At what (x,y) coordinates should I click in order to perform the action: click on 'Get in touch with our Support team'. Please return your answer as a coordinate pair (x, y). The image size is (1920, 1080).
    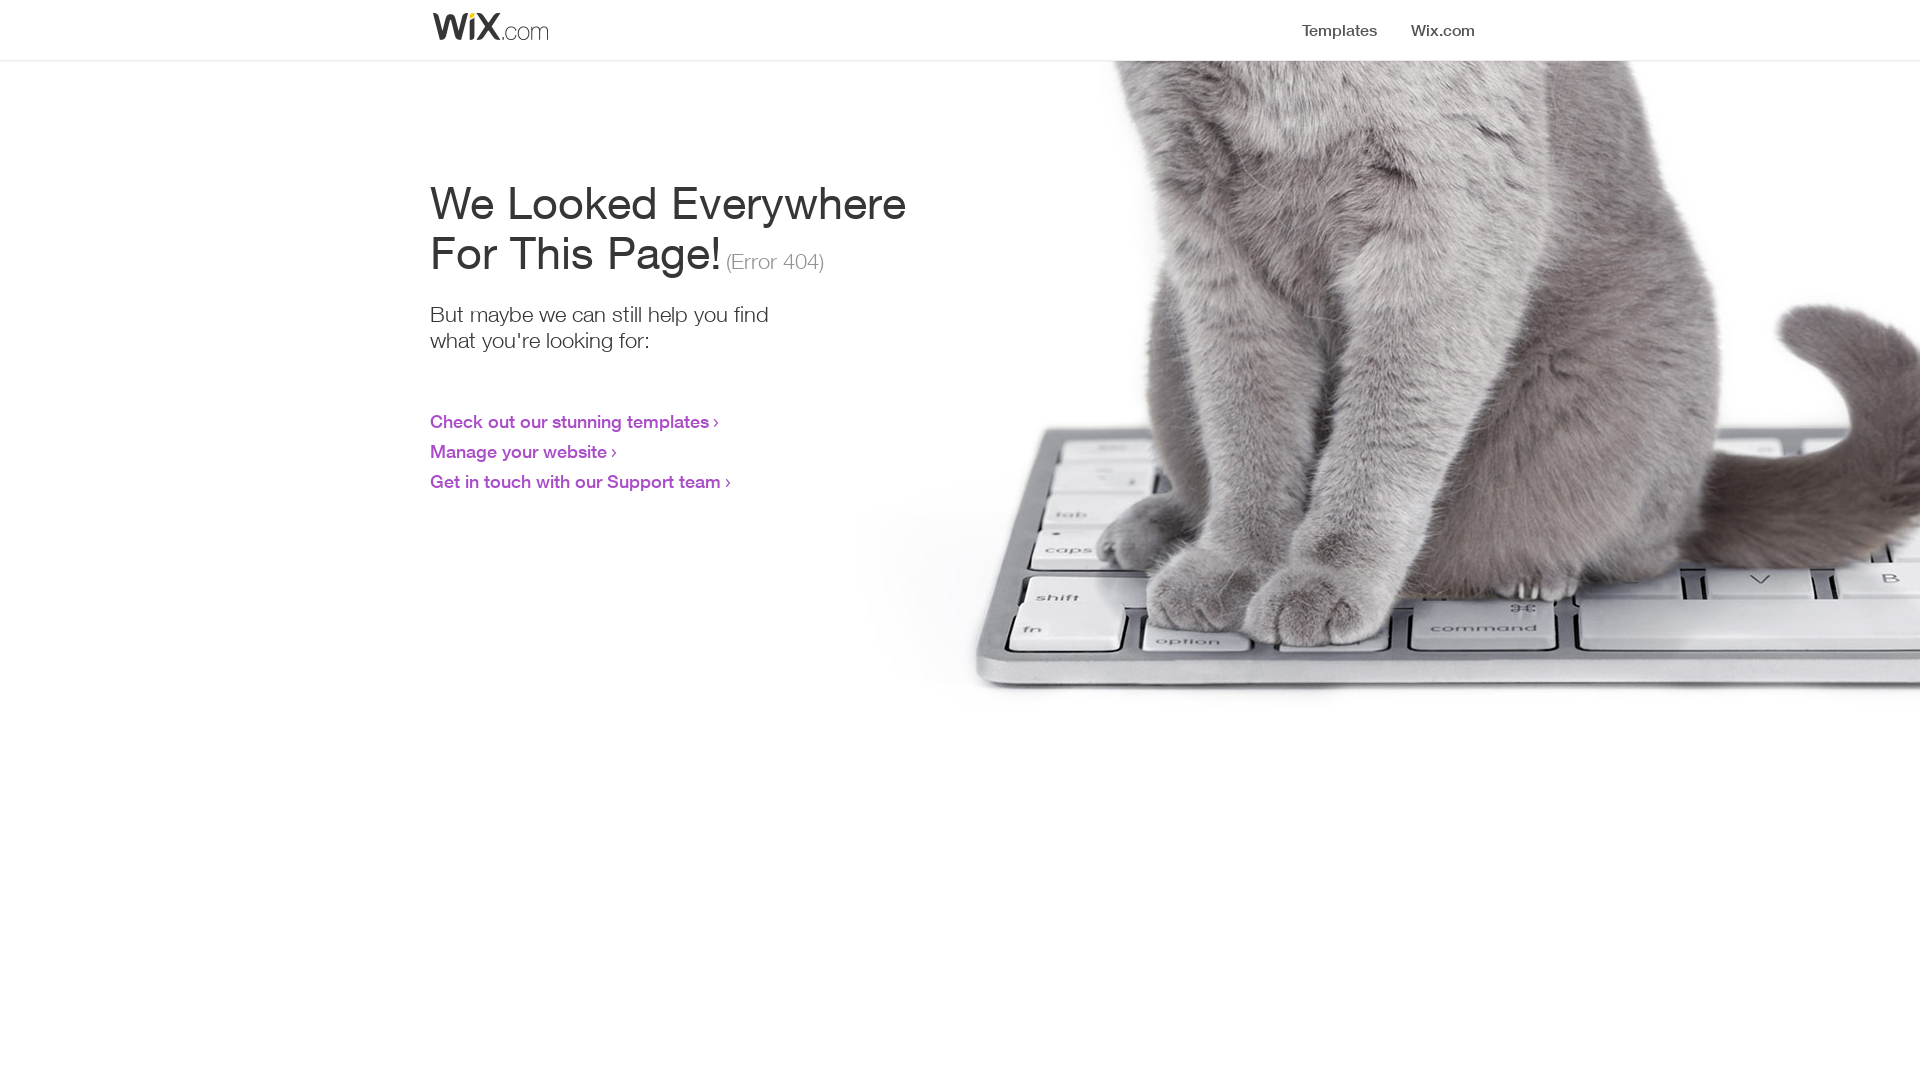
    Looking at the image, I should click on (574, 481).